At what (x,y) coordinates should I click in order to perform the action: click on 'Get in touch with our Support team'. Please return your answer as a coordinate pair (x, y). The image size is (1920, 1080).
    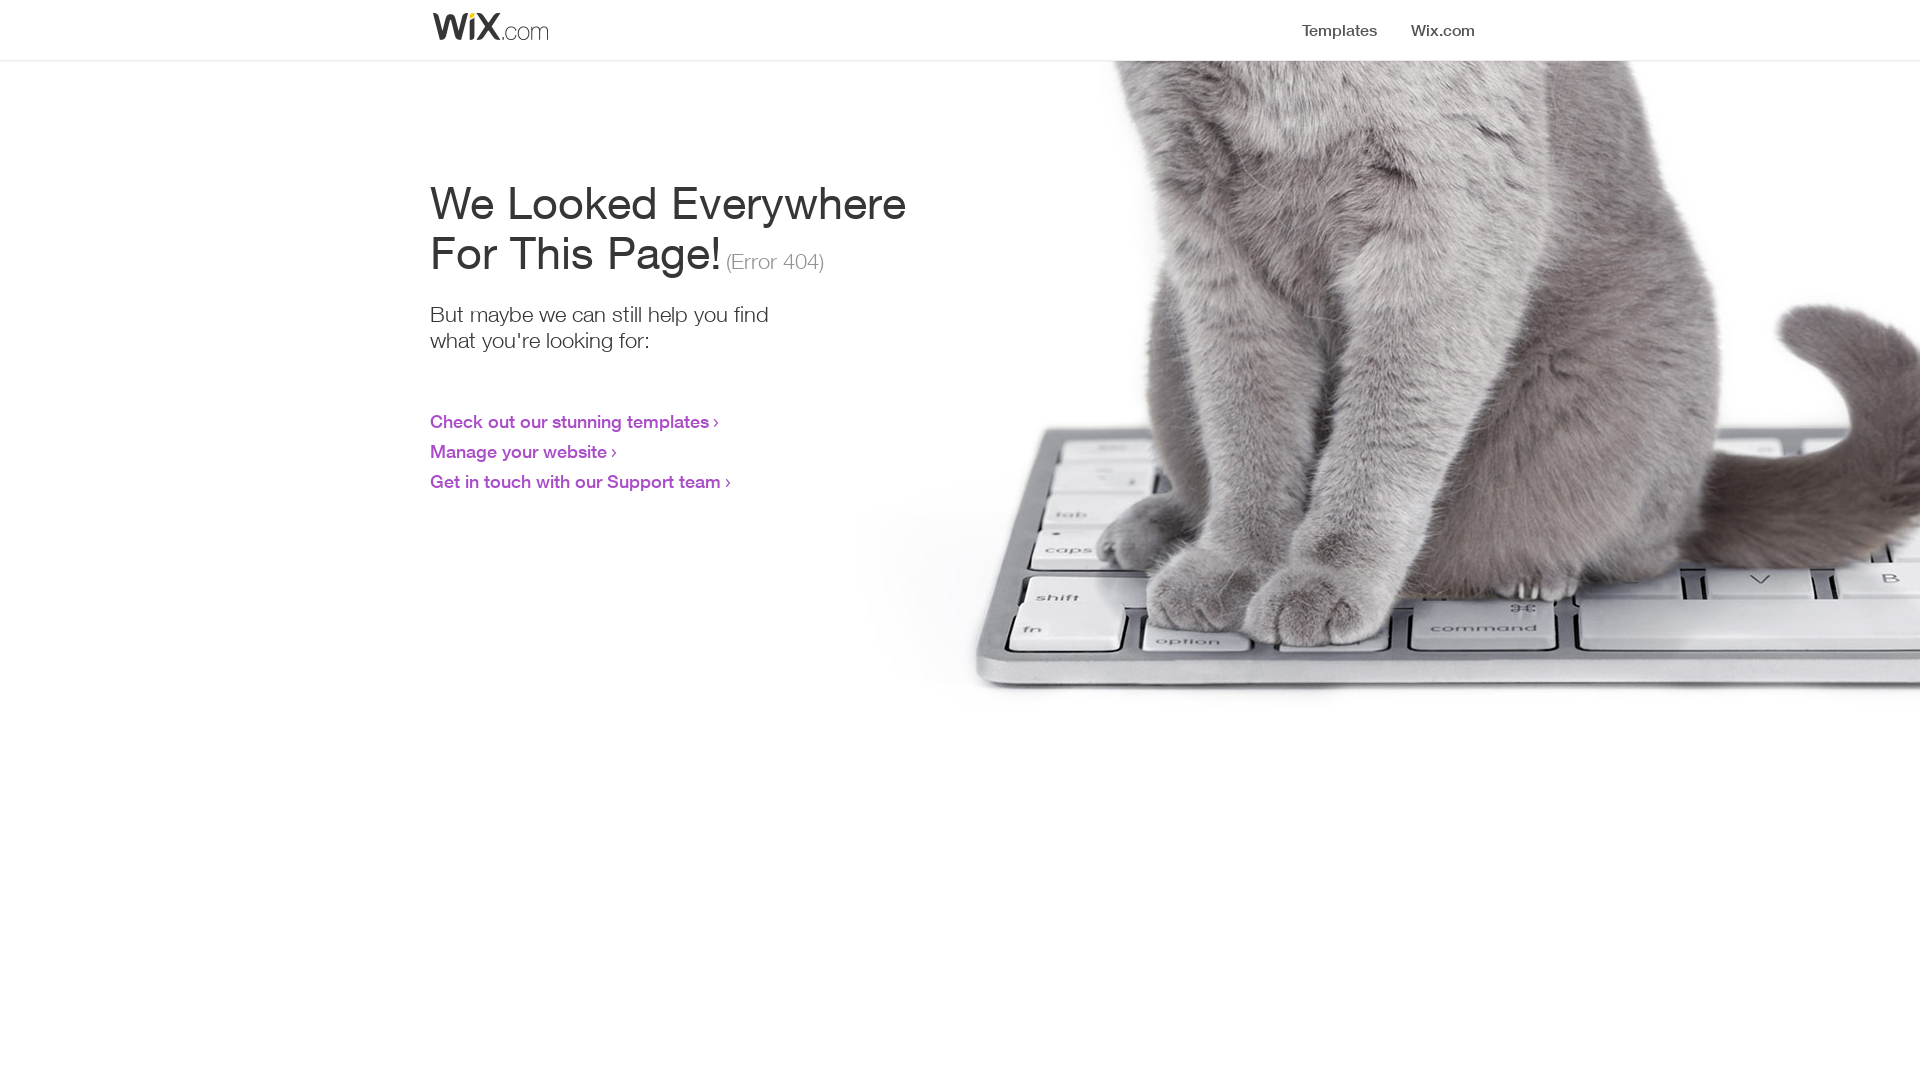
    Looking at the image, I should click on (574, 481).